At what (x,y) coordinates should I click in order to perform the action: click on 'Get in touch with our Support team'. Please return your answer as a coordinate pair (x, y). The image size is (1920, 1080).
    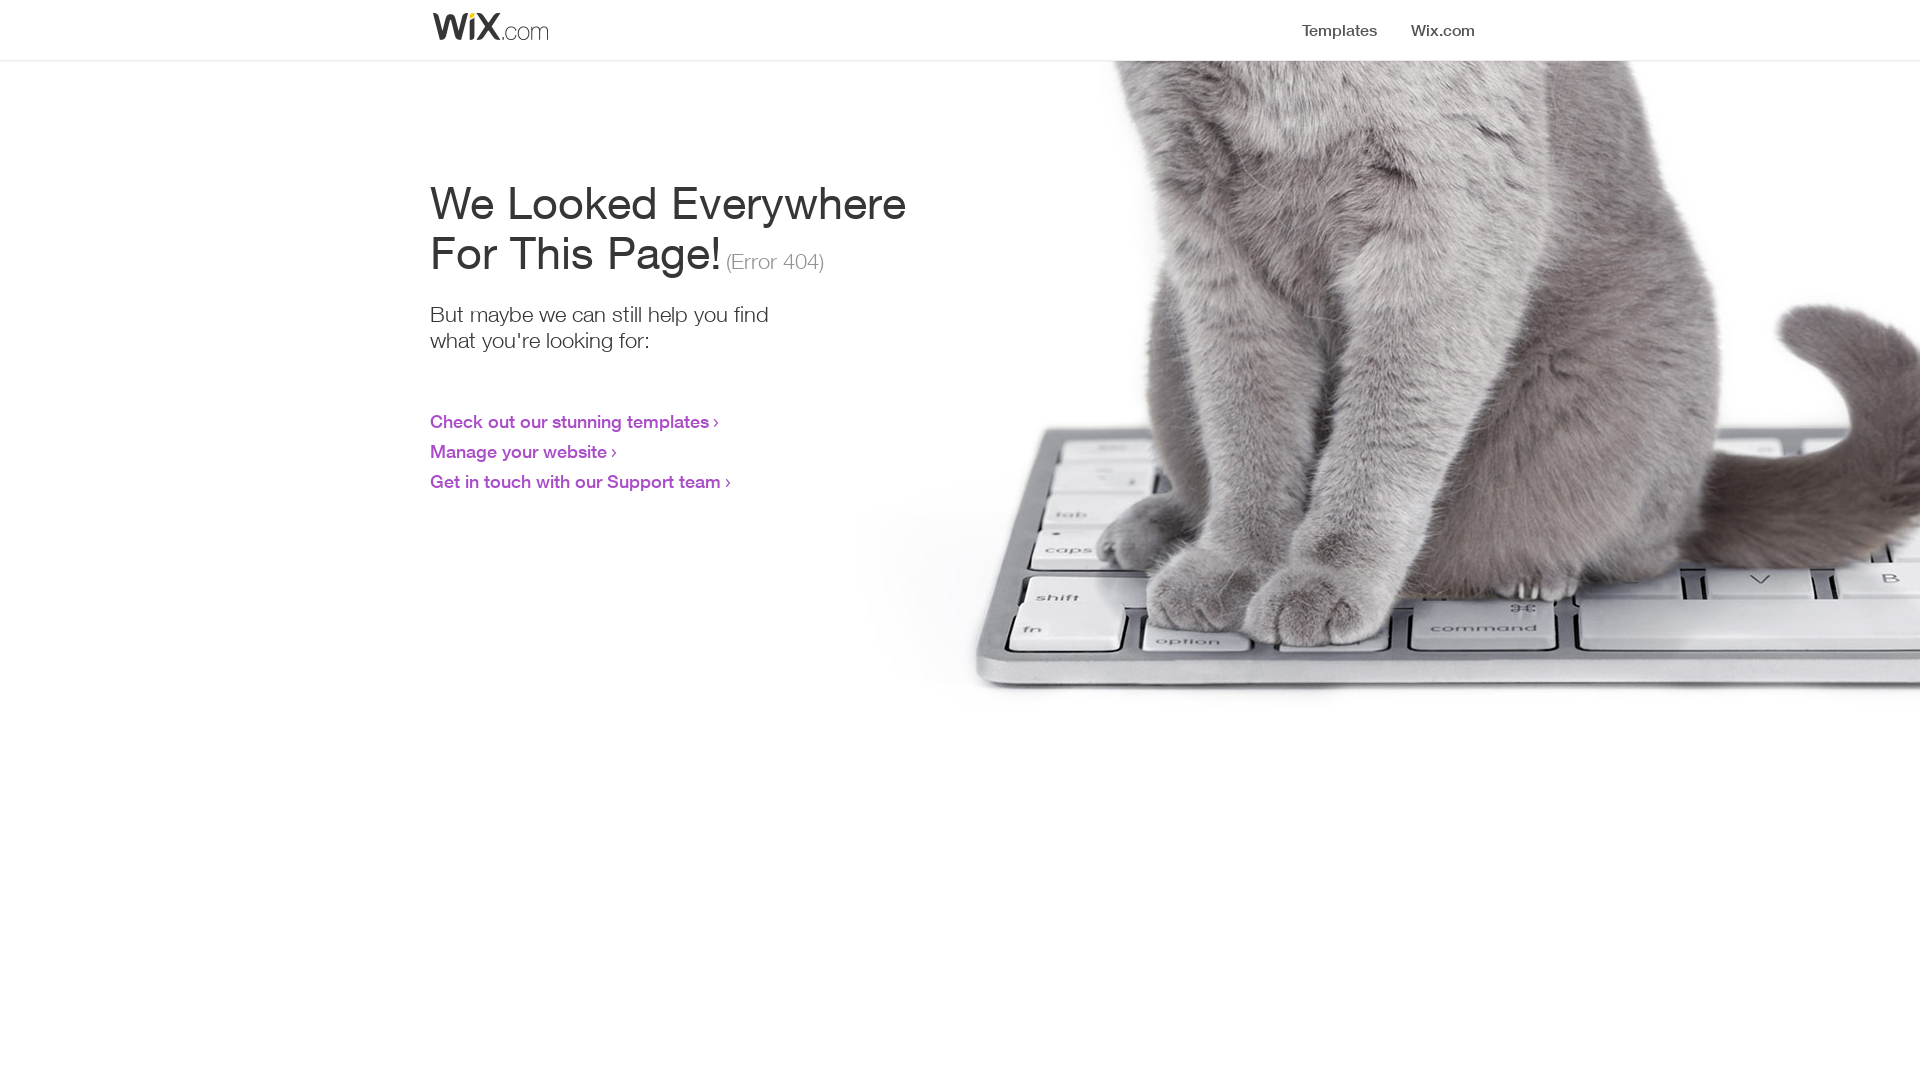
    Looking at the image, I should click on (574, 481).